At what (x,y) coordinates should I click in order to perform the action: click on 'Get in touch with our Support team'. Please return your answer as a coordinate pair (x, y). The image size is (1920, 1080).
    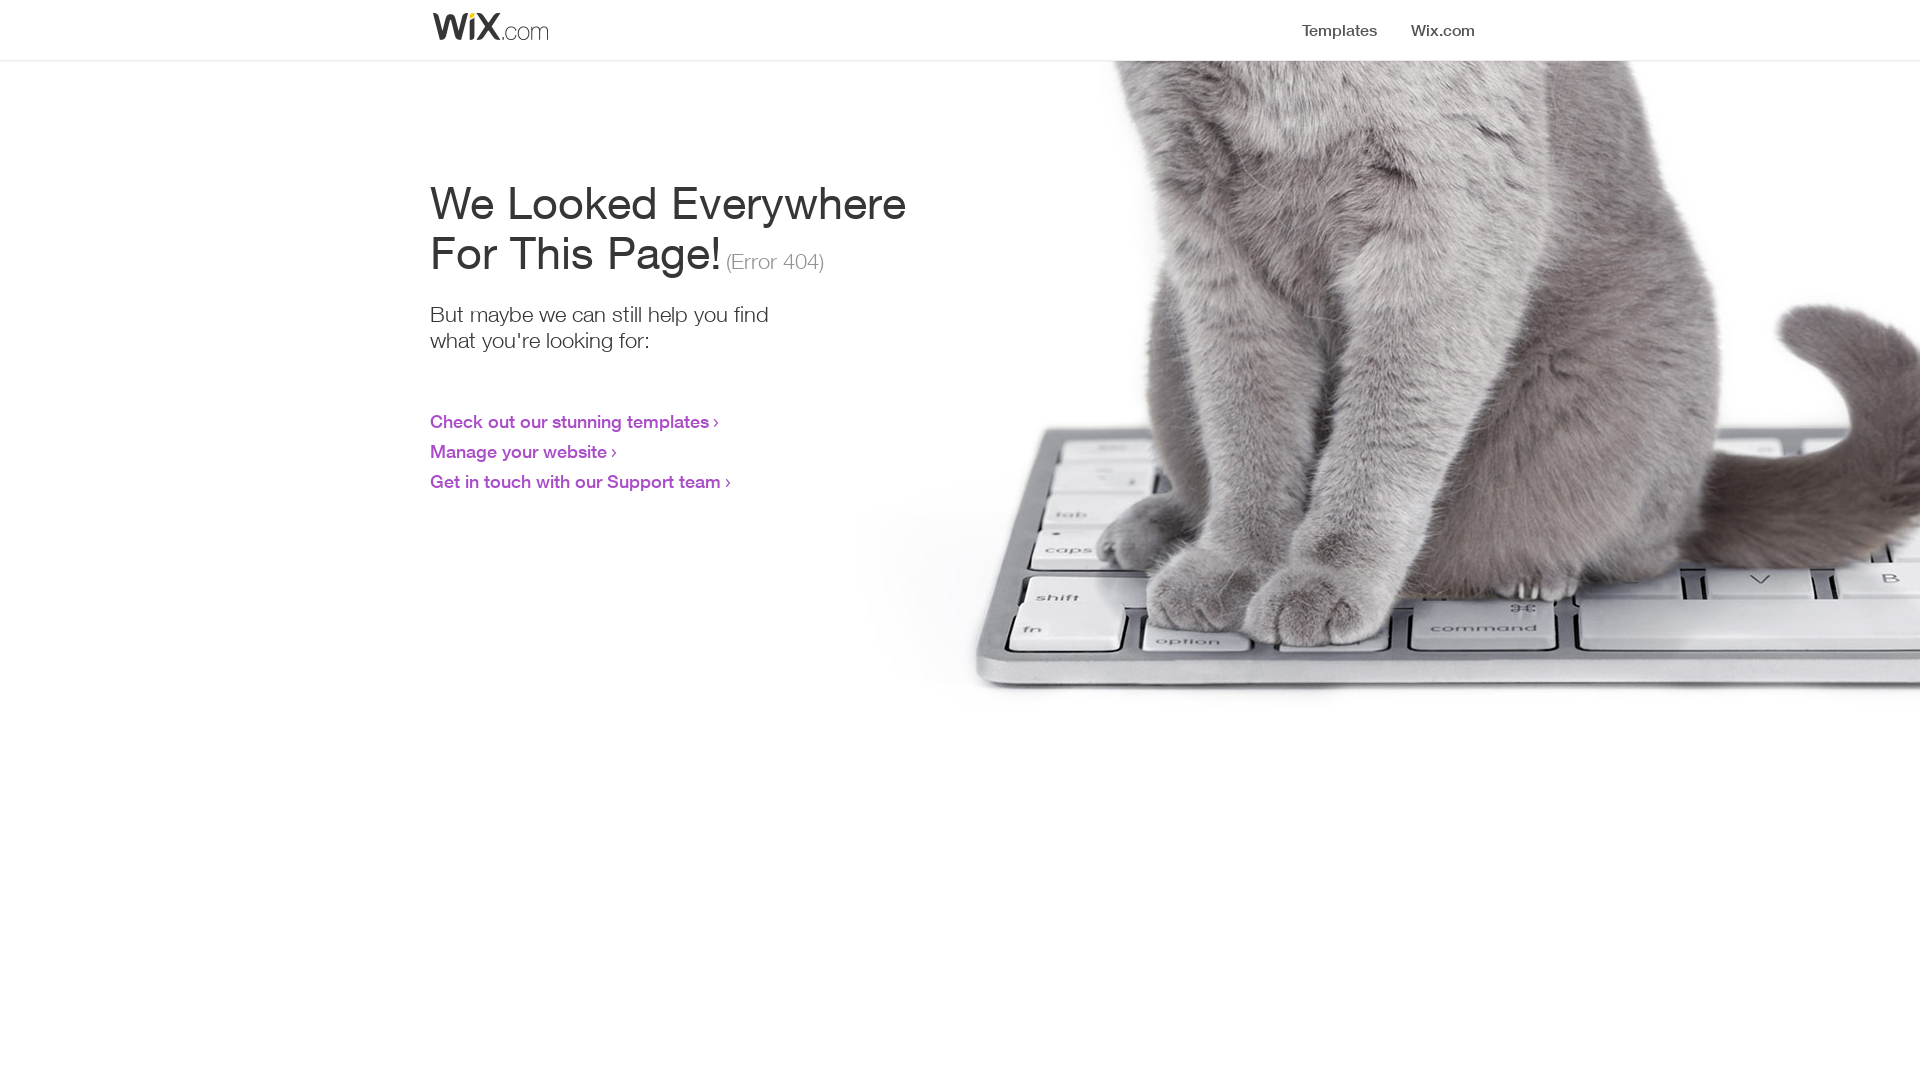
    Looking at the image, I should click on (574, 481).